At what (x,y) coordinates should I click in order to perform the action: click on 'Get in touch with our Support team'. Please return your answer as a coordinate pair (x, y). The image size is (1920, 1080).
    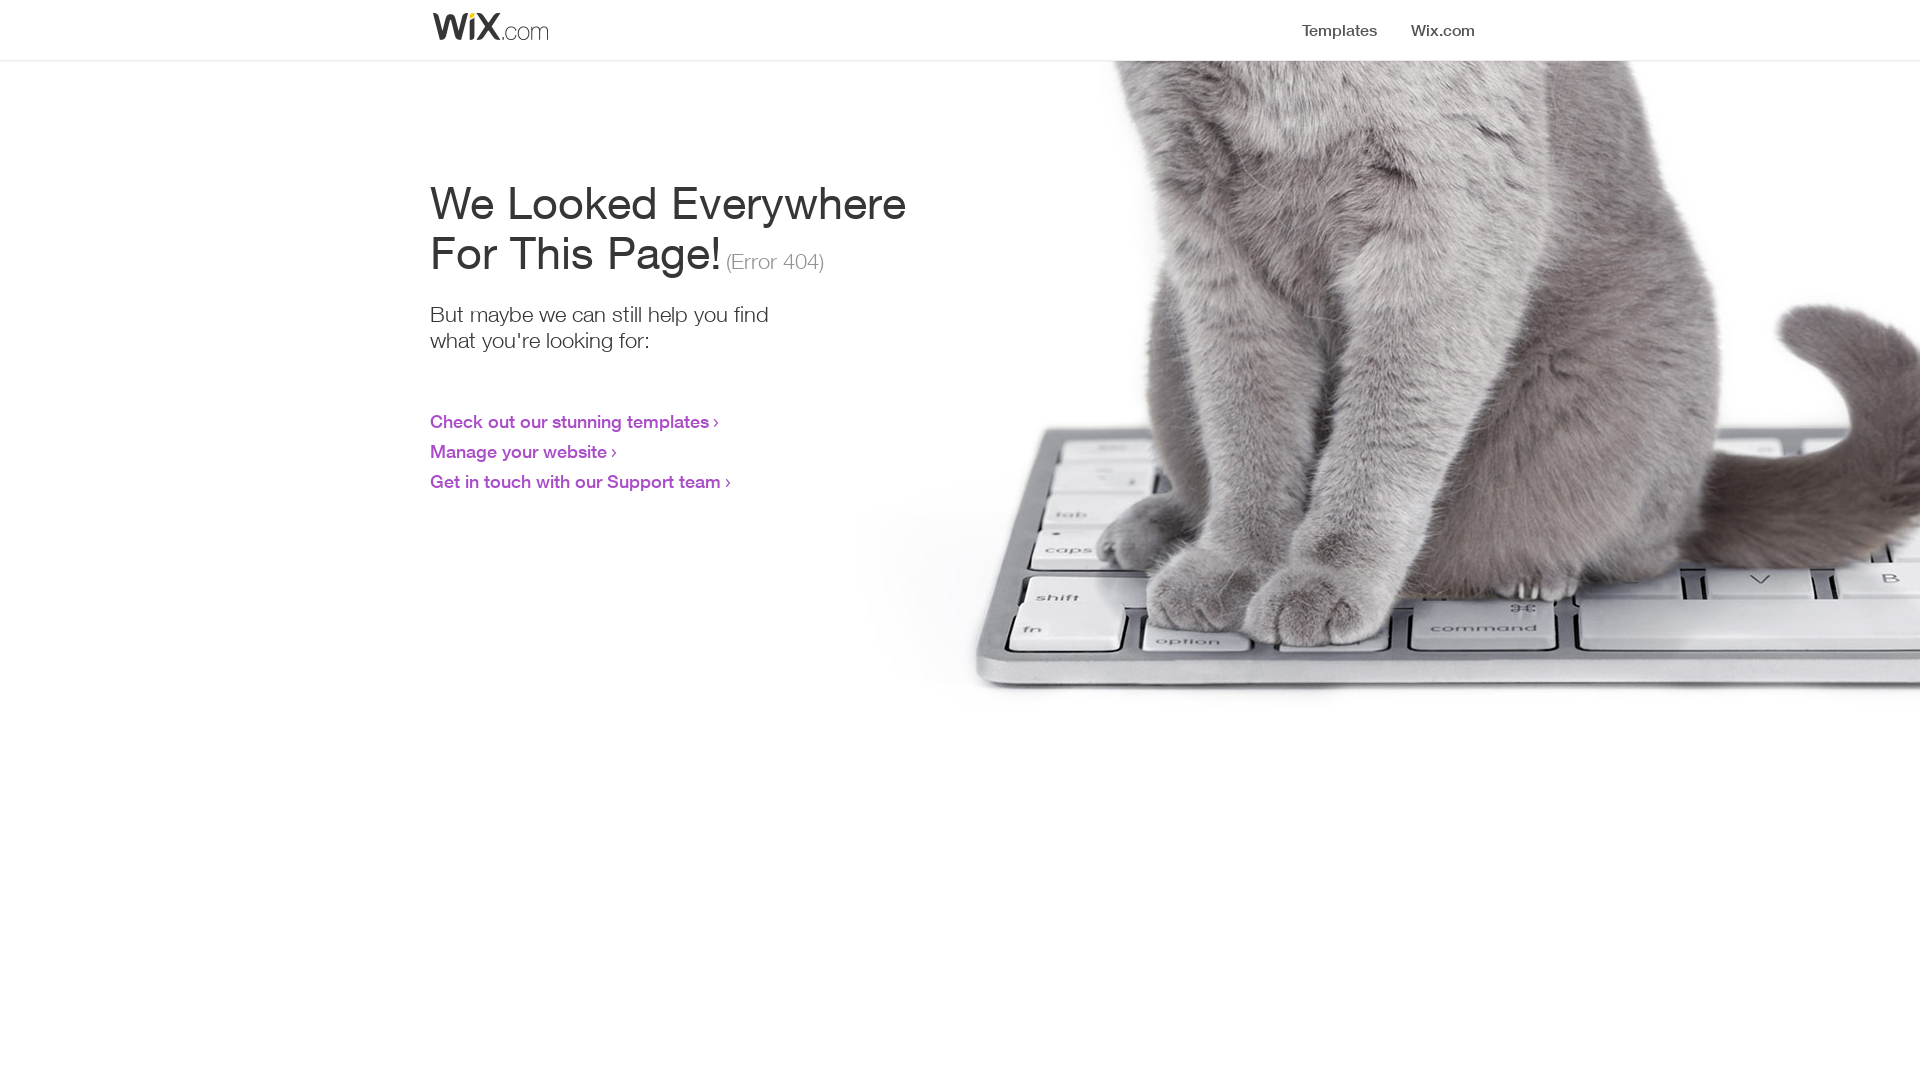
    Looking at the image, I should click on (574, 481).